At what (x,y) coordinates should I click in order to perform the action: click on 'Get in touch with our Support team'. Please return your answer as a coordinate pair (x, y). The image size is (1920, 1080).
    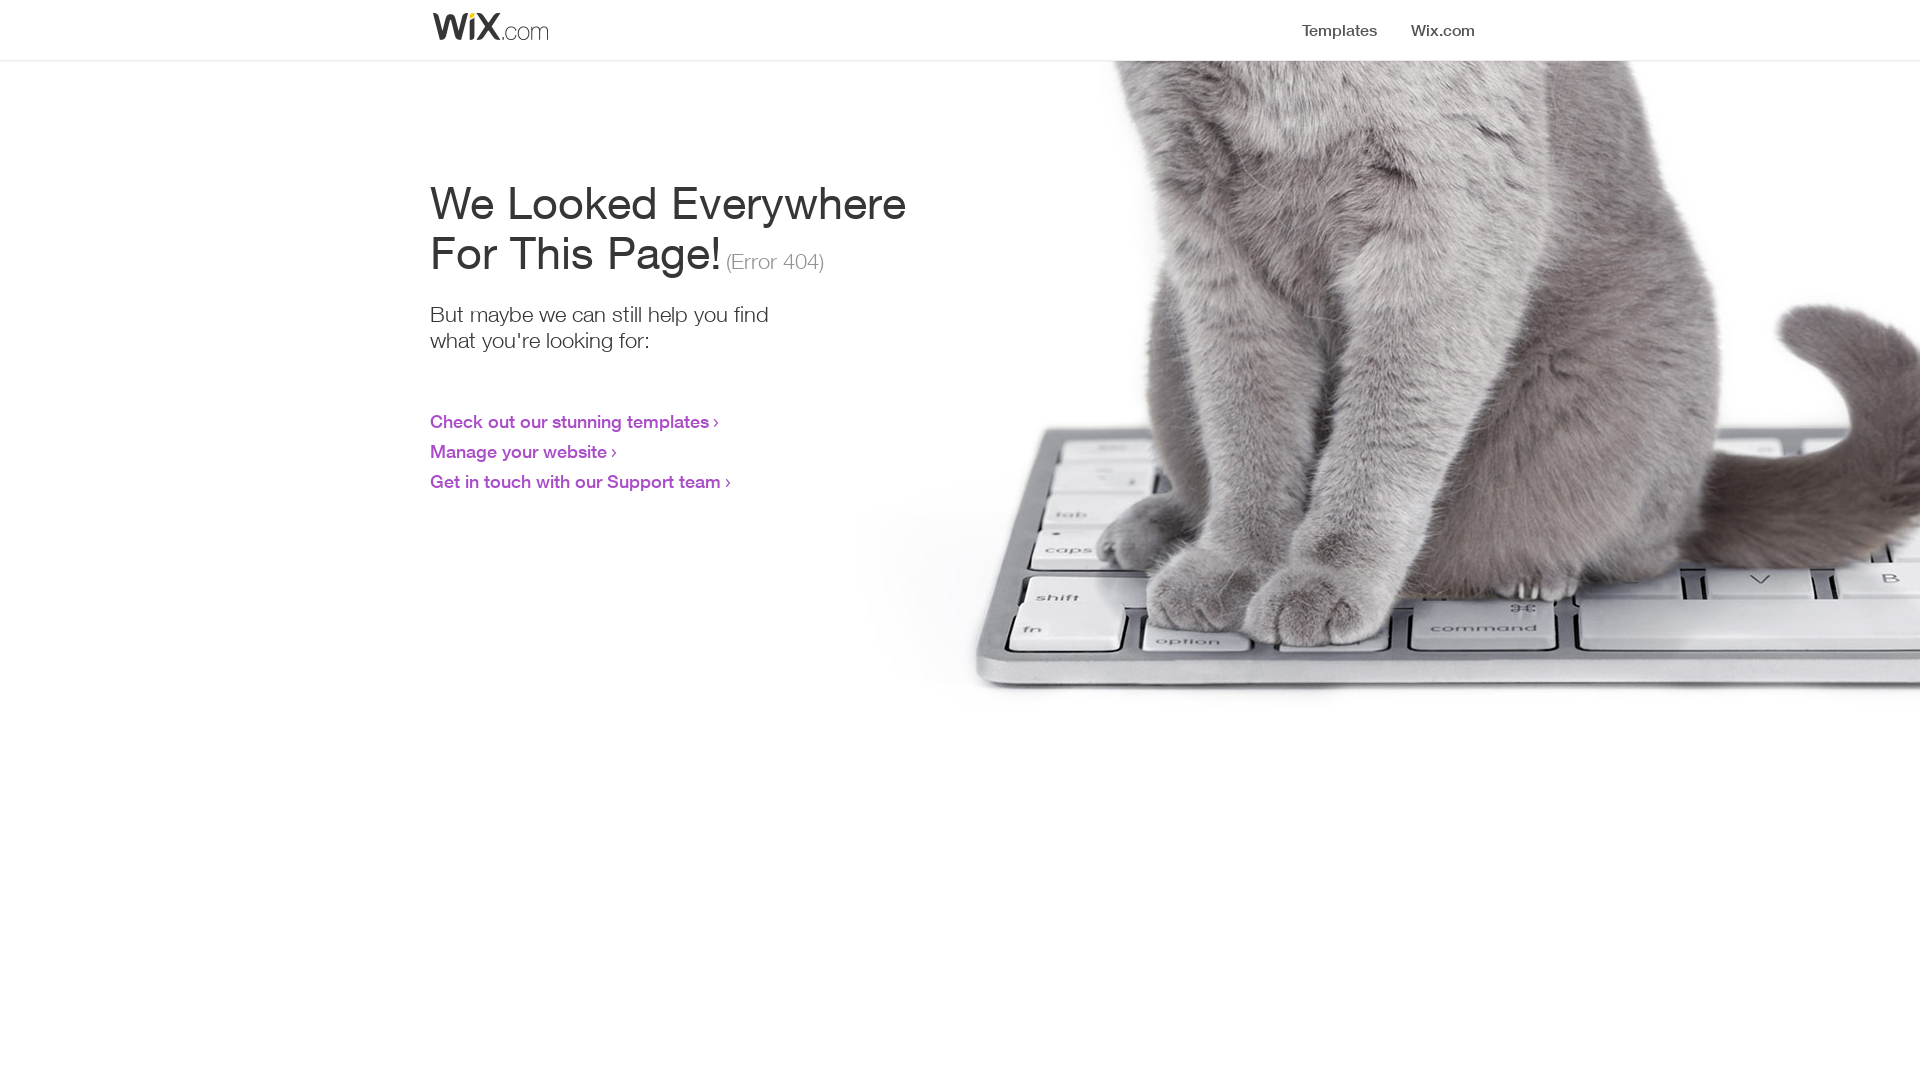
    Looking at the image, I should click on (574, 481).